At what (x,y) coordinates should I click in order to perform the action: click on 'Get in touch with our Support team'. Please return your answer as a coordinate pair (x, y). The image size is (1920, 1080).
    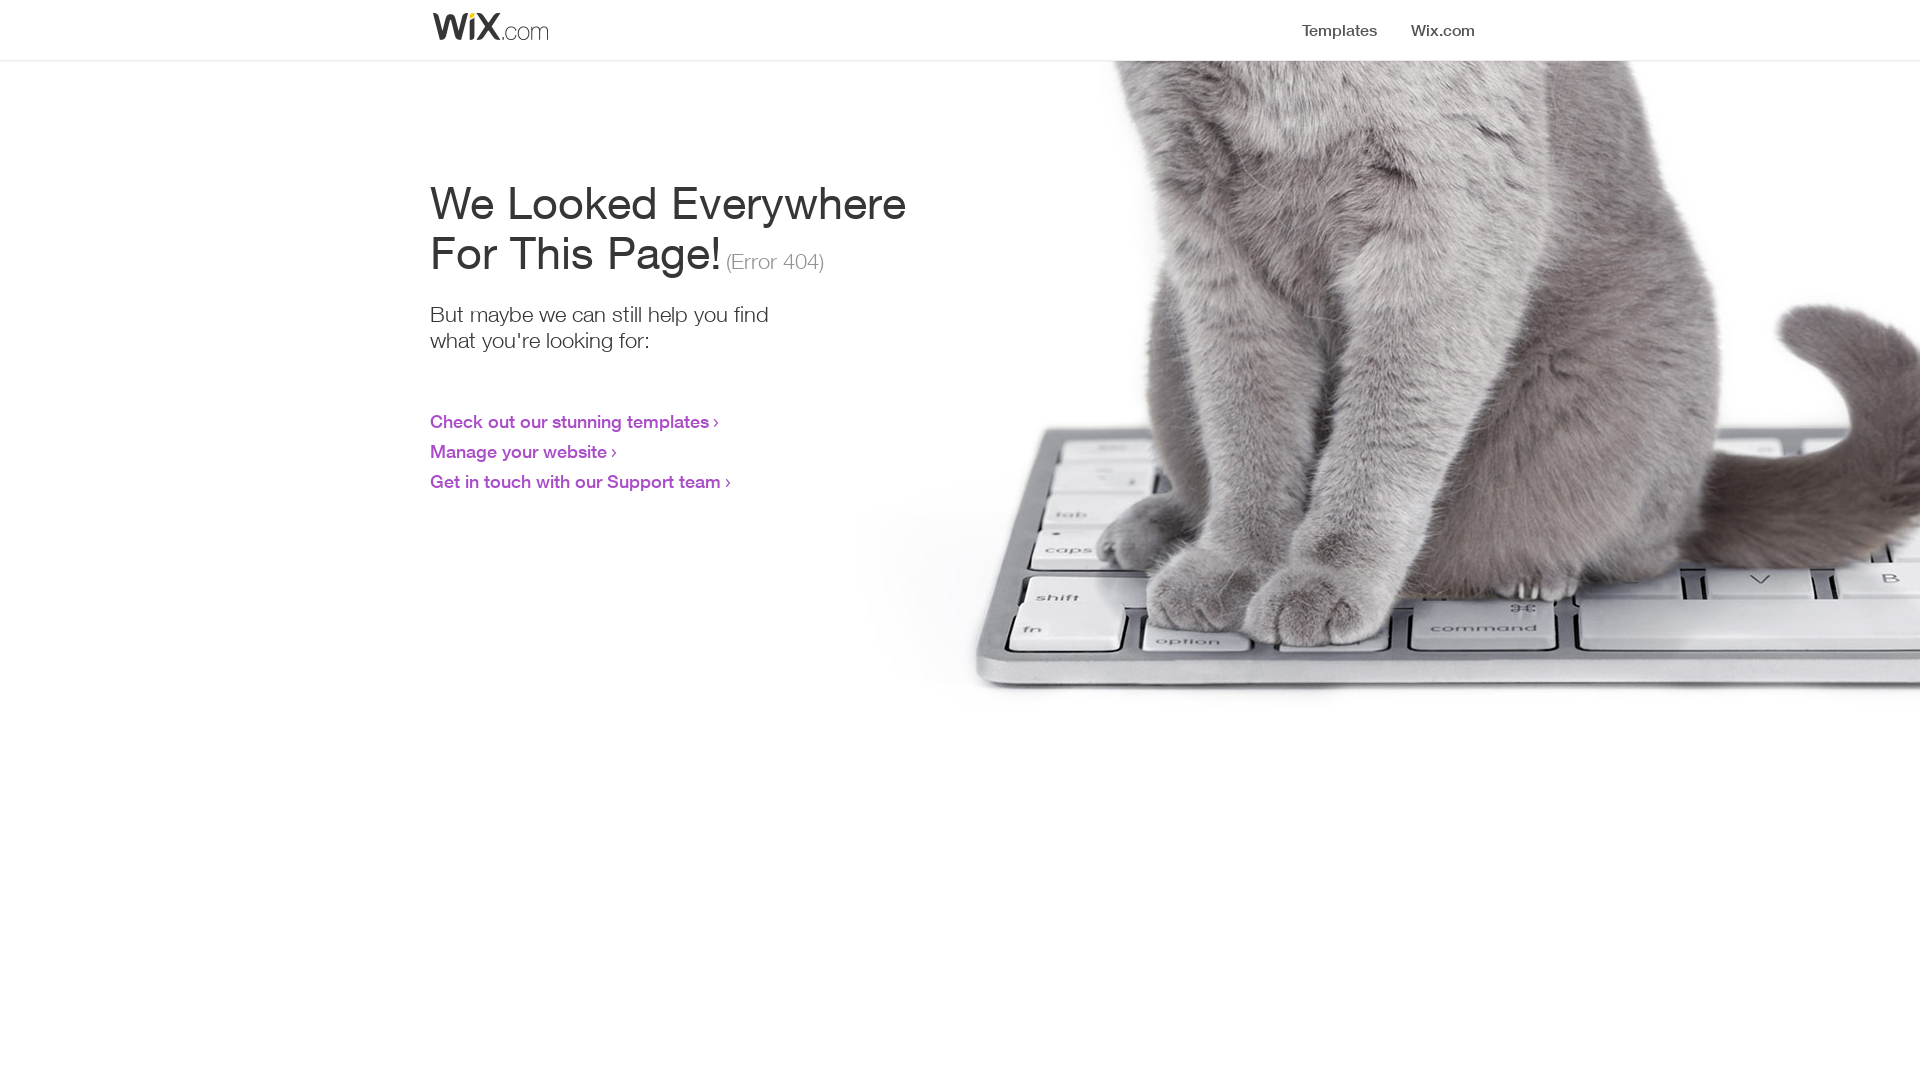
    Looking at the image, I should click on (574, 481).